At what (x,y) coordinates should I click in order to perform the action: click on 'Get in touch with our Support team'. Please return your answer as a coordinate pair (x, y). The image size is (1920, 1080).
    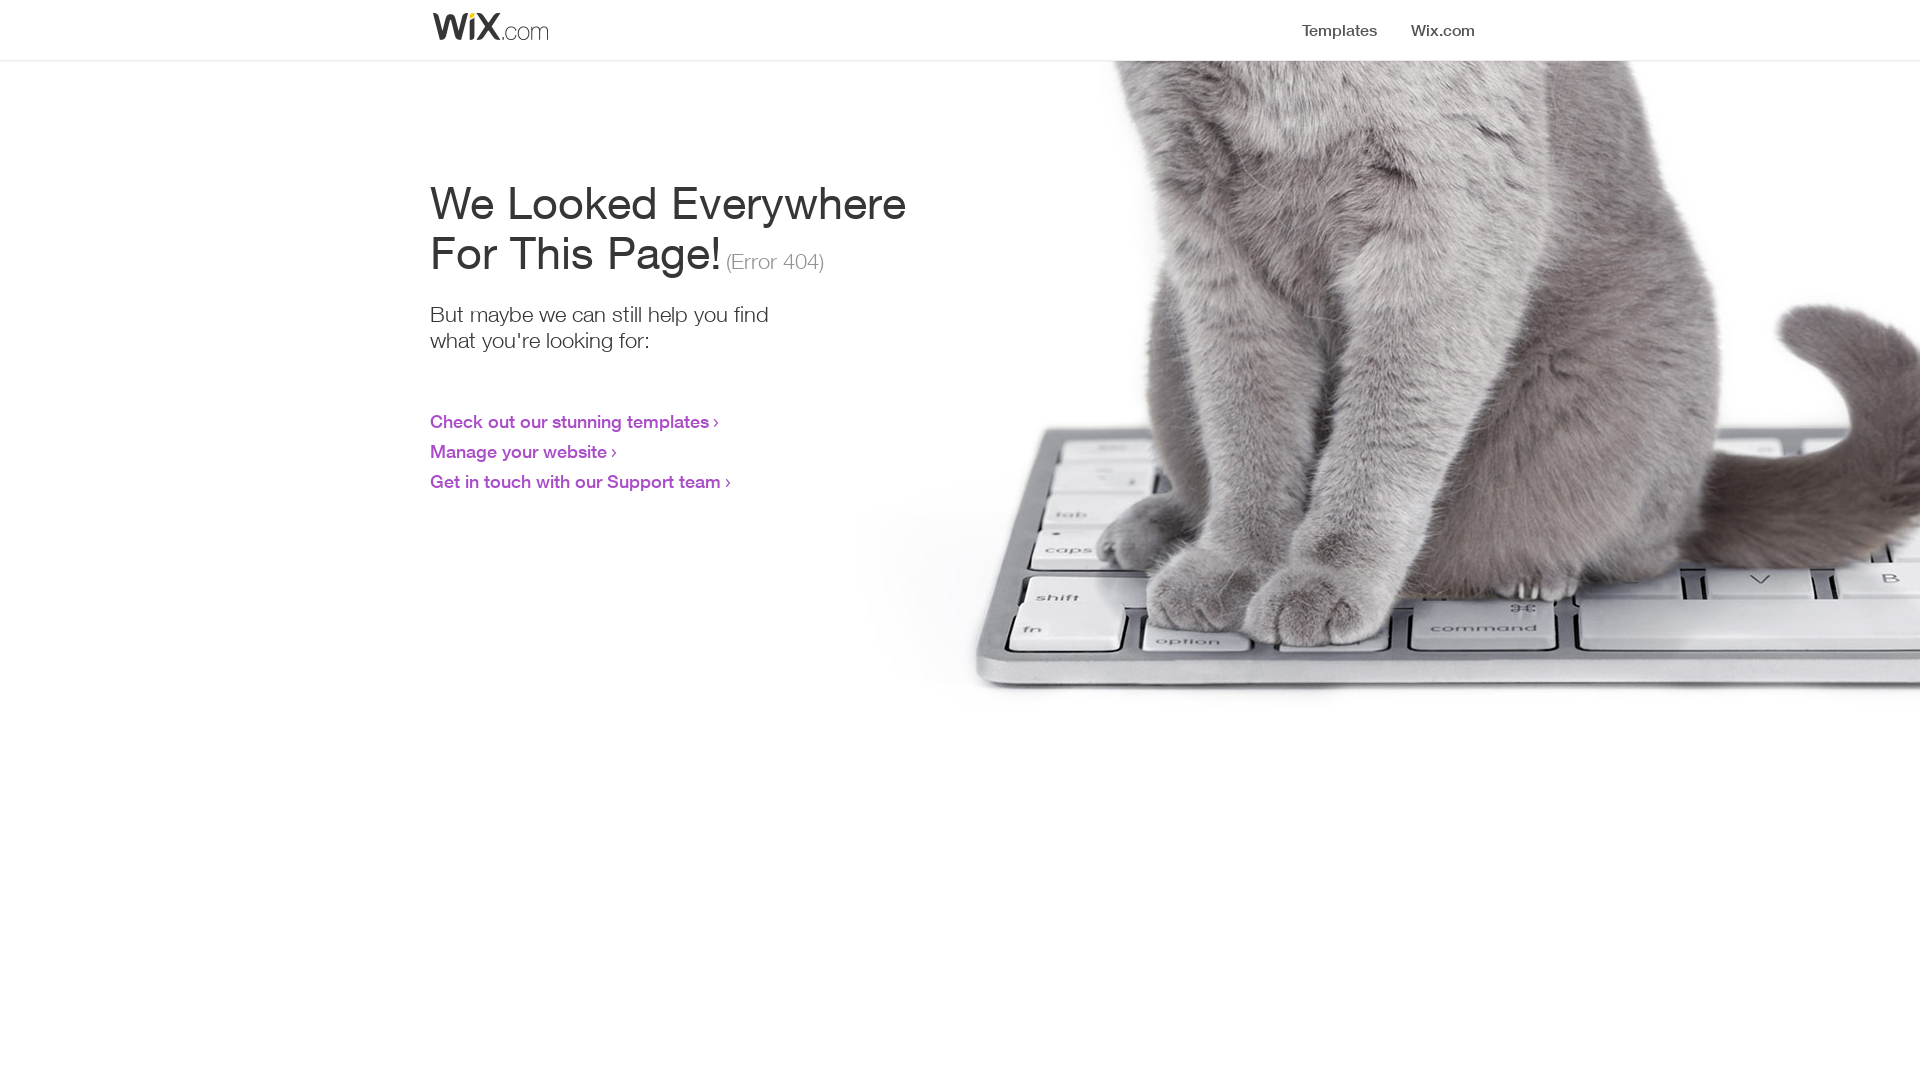
    Looking at the image, I should click on (574, 481).